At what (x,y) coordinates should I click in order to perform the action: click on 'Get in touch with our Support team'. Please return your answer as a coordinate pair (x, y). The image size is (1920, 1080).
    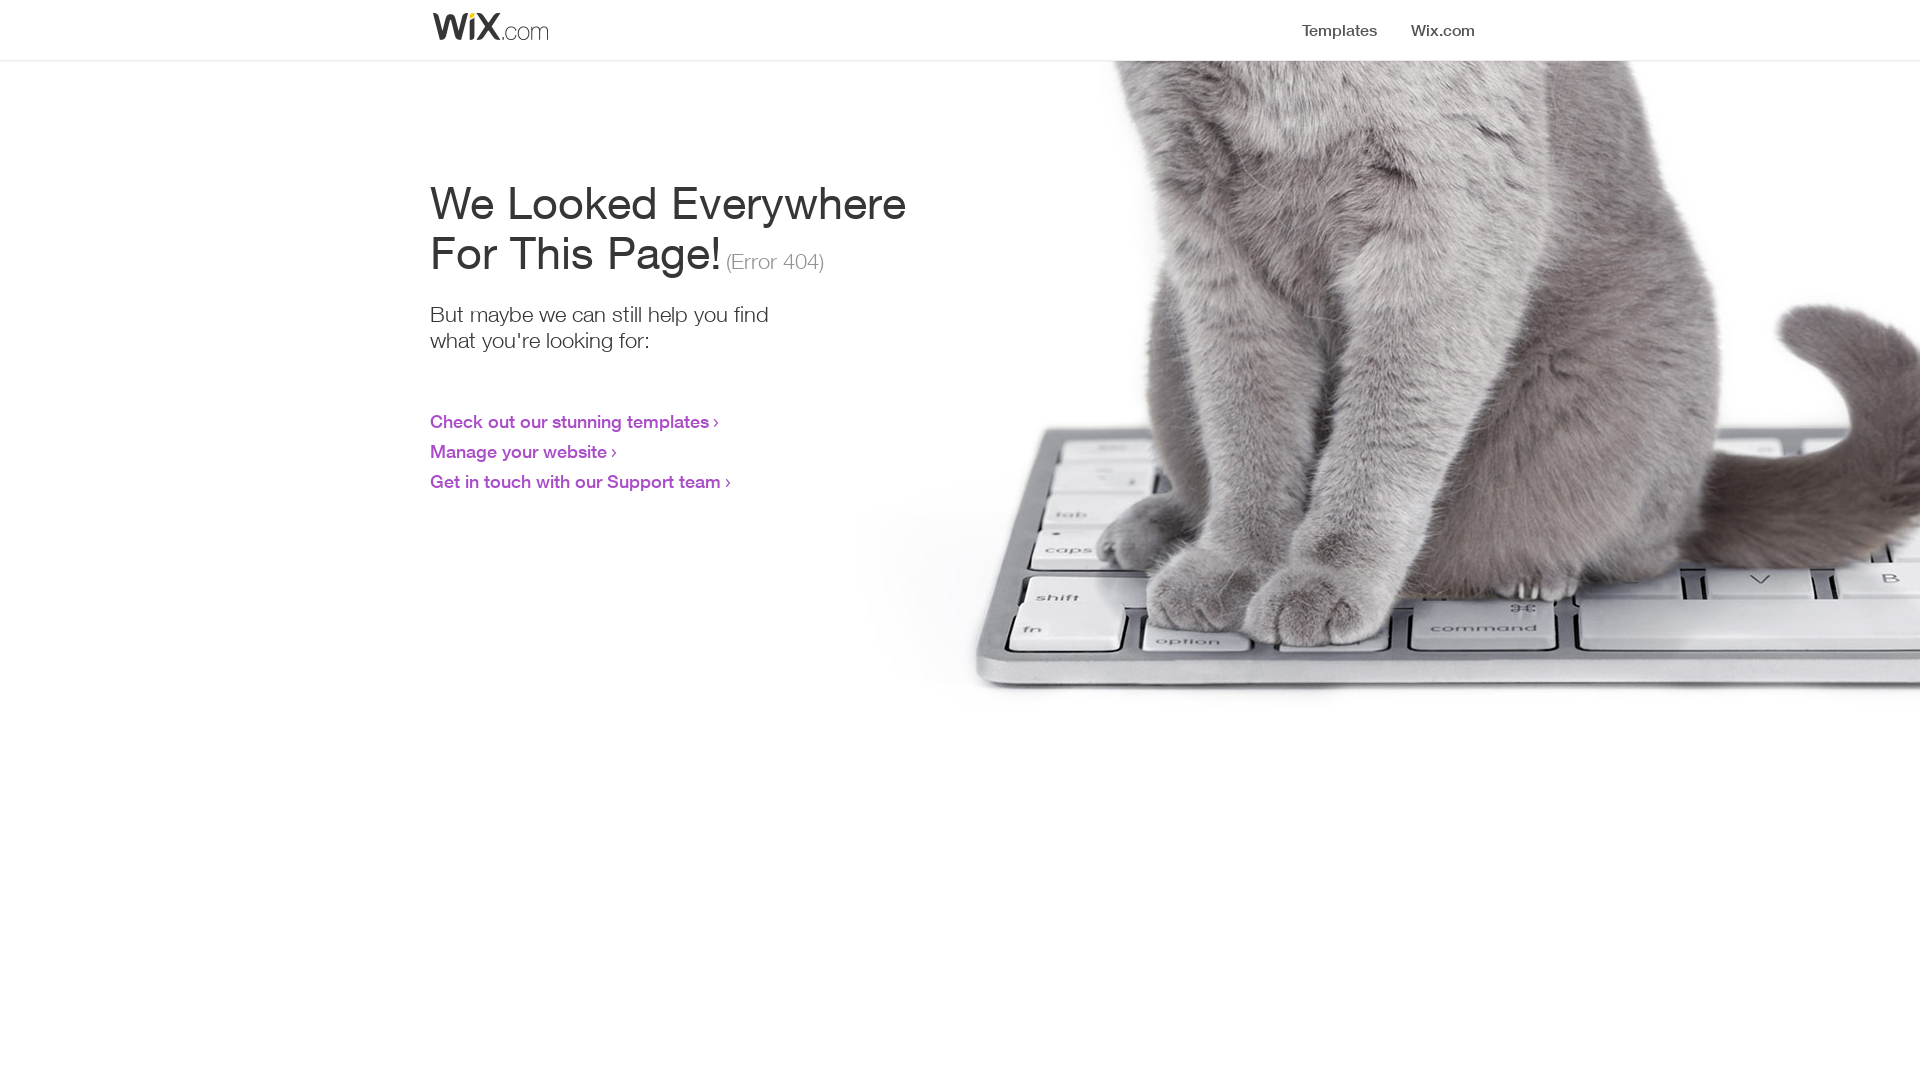
    Looking at the image, I should click on (574, 481).